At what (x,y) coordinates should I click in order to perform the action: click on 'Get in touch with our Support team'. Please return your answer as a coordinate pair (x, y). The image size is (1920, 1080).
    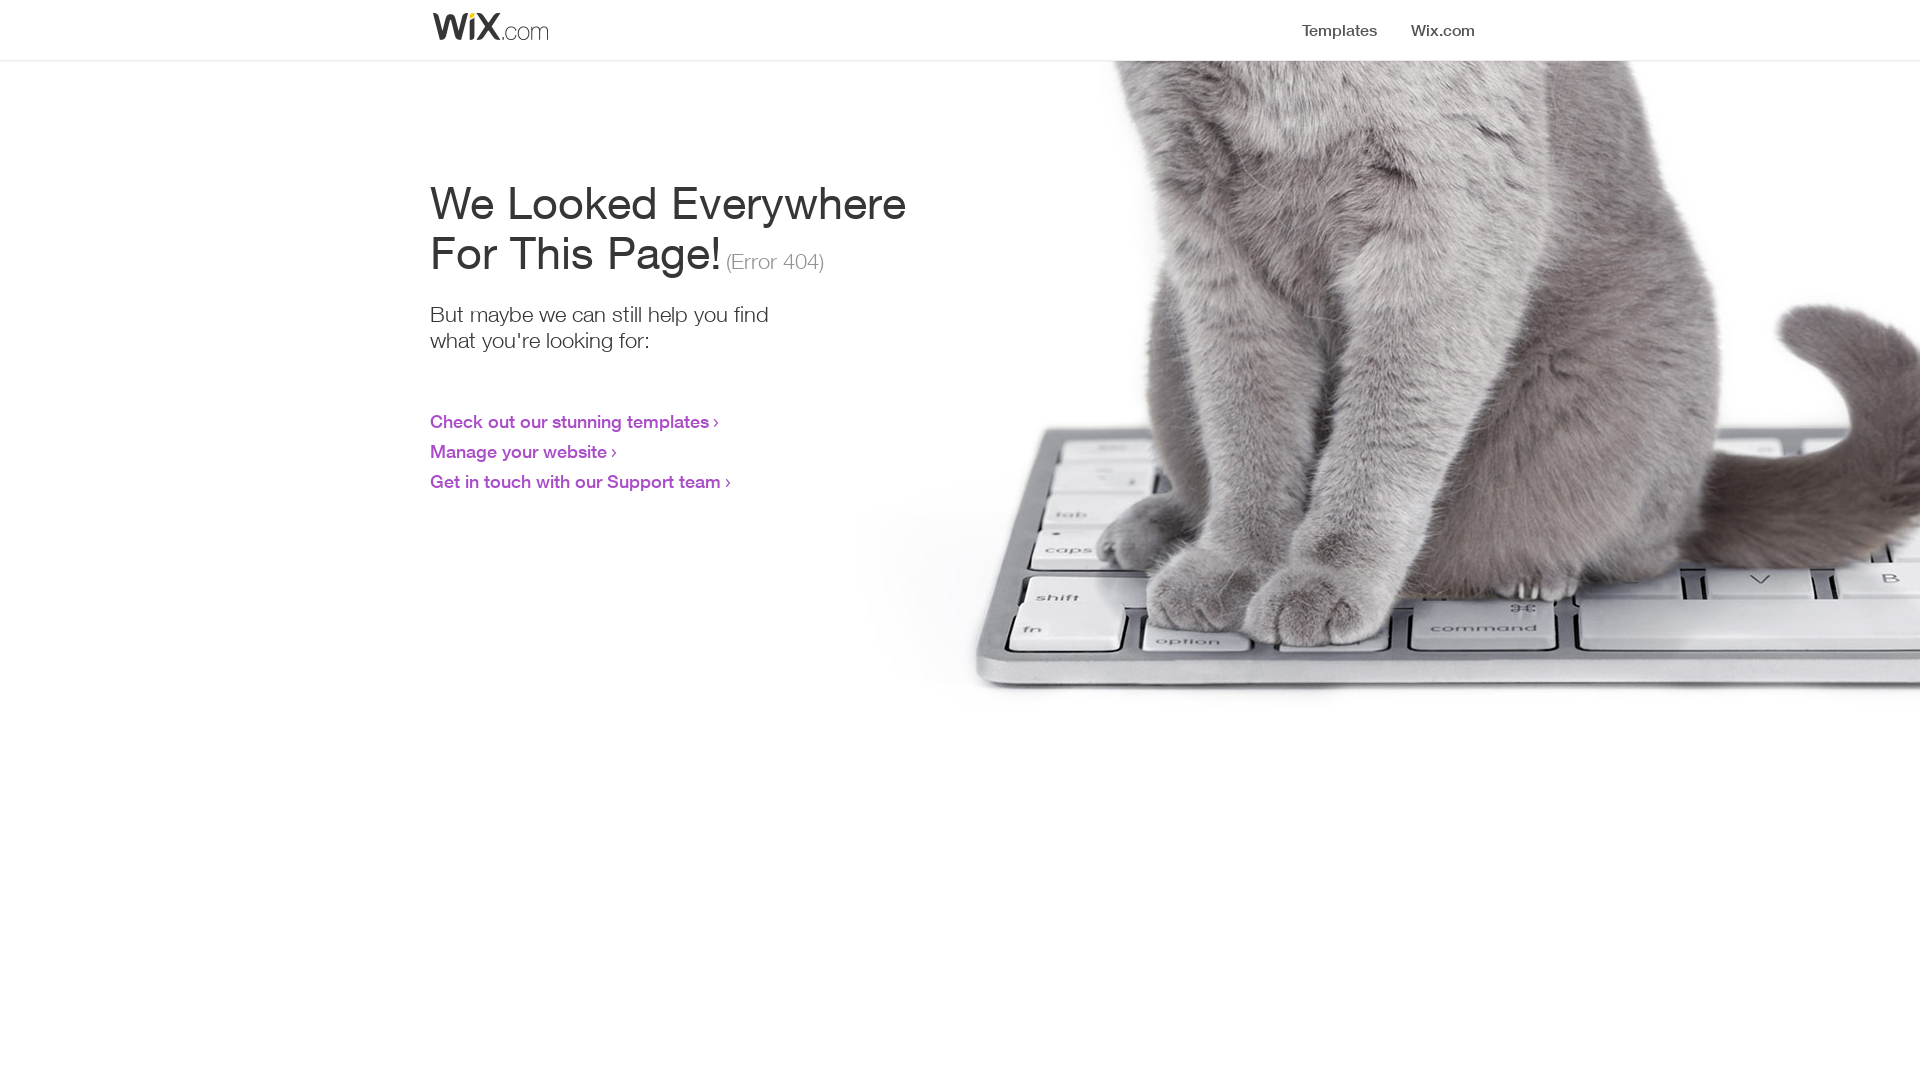
    Looking at the image, I should click on (574, 481).